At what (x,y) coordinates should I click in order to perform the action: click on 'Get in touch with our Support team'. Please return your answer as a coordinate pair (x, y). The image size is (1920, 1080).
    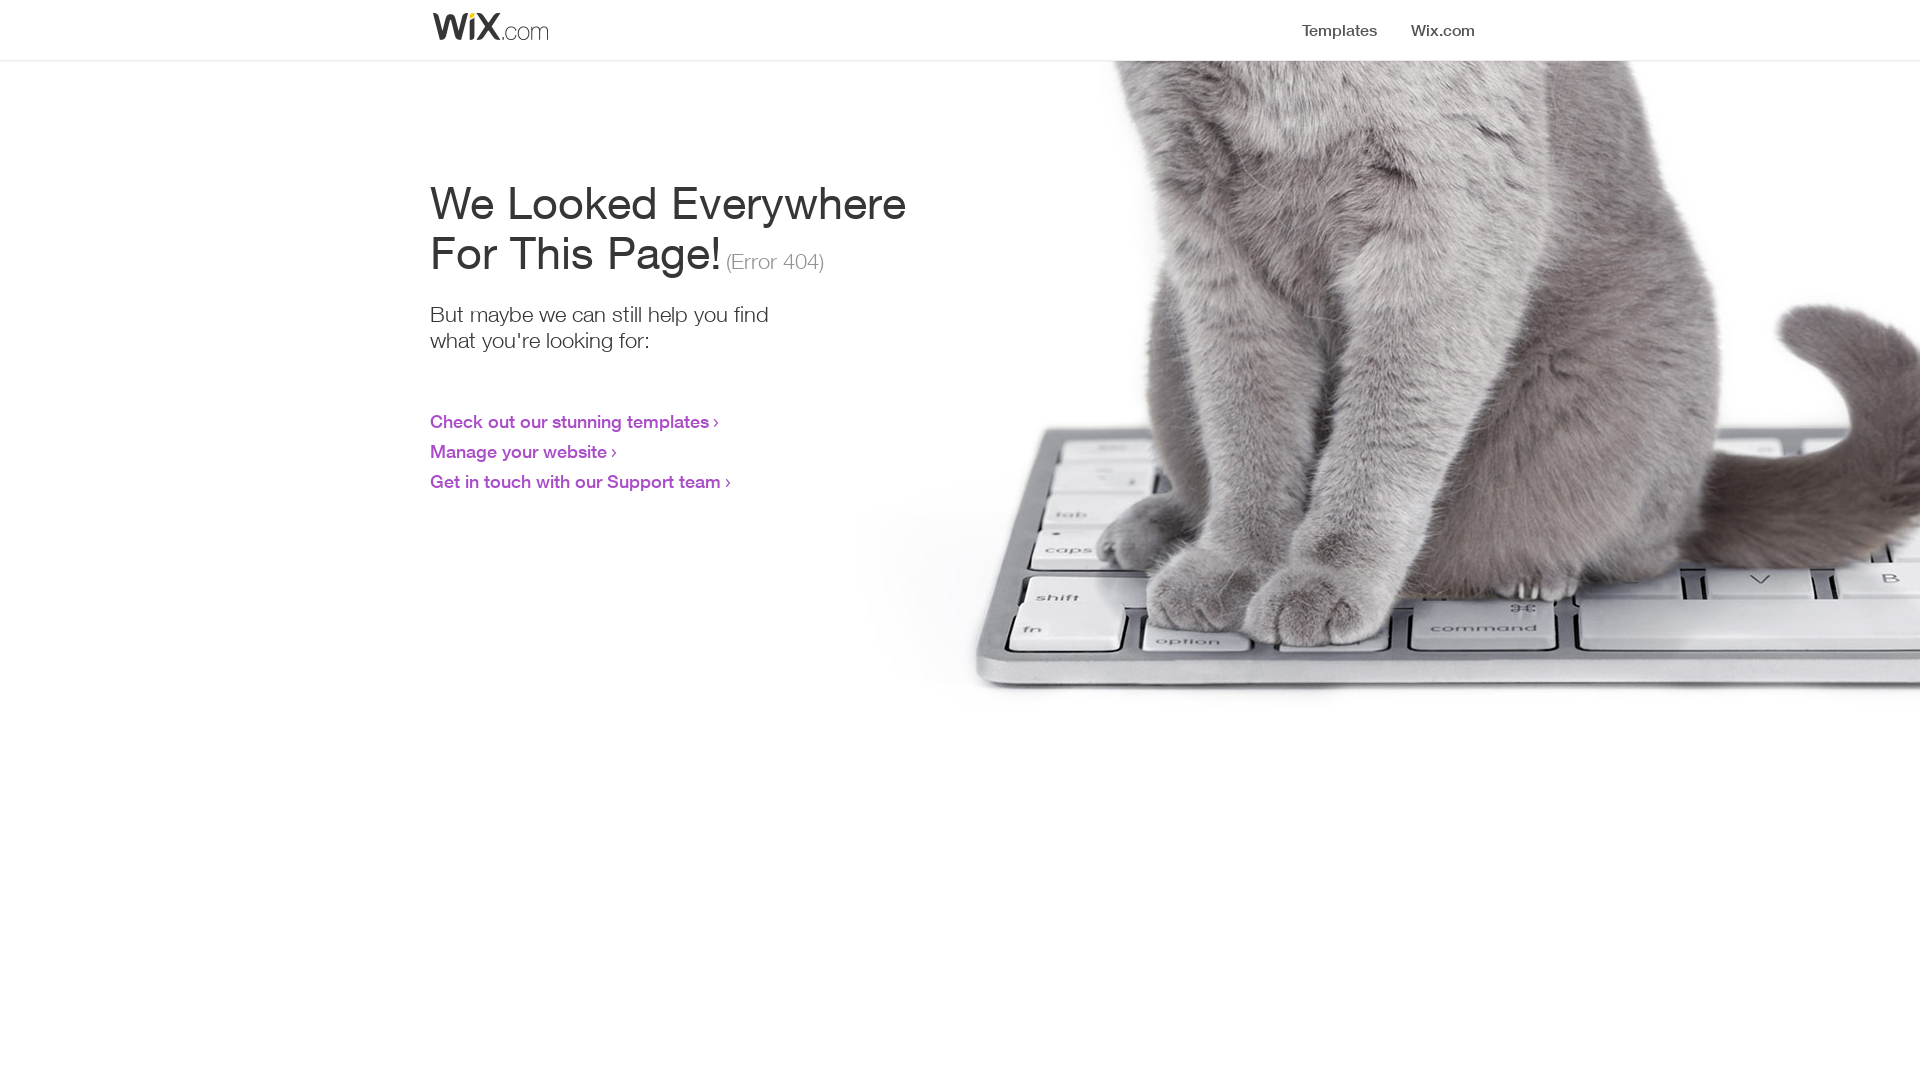
    Looking at the image, I should click on (574, 481).